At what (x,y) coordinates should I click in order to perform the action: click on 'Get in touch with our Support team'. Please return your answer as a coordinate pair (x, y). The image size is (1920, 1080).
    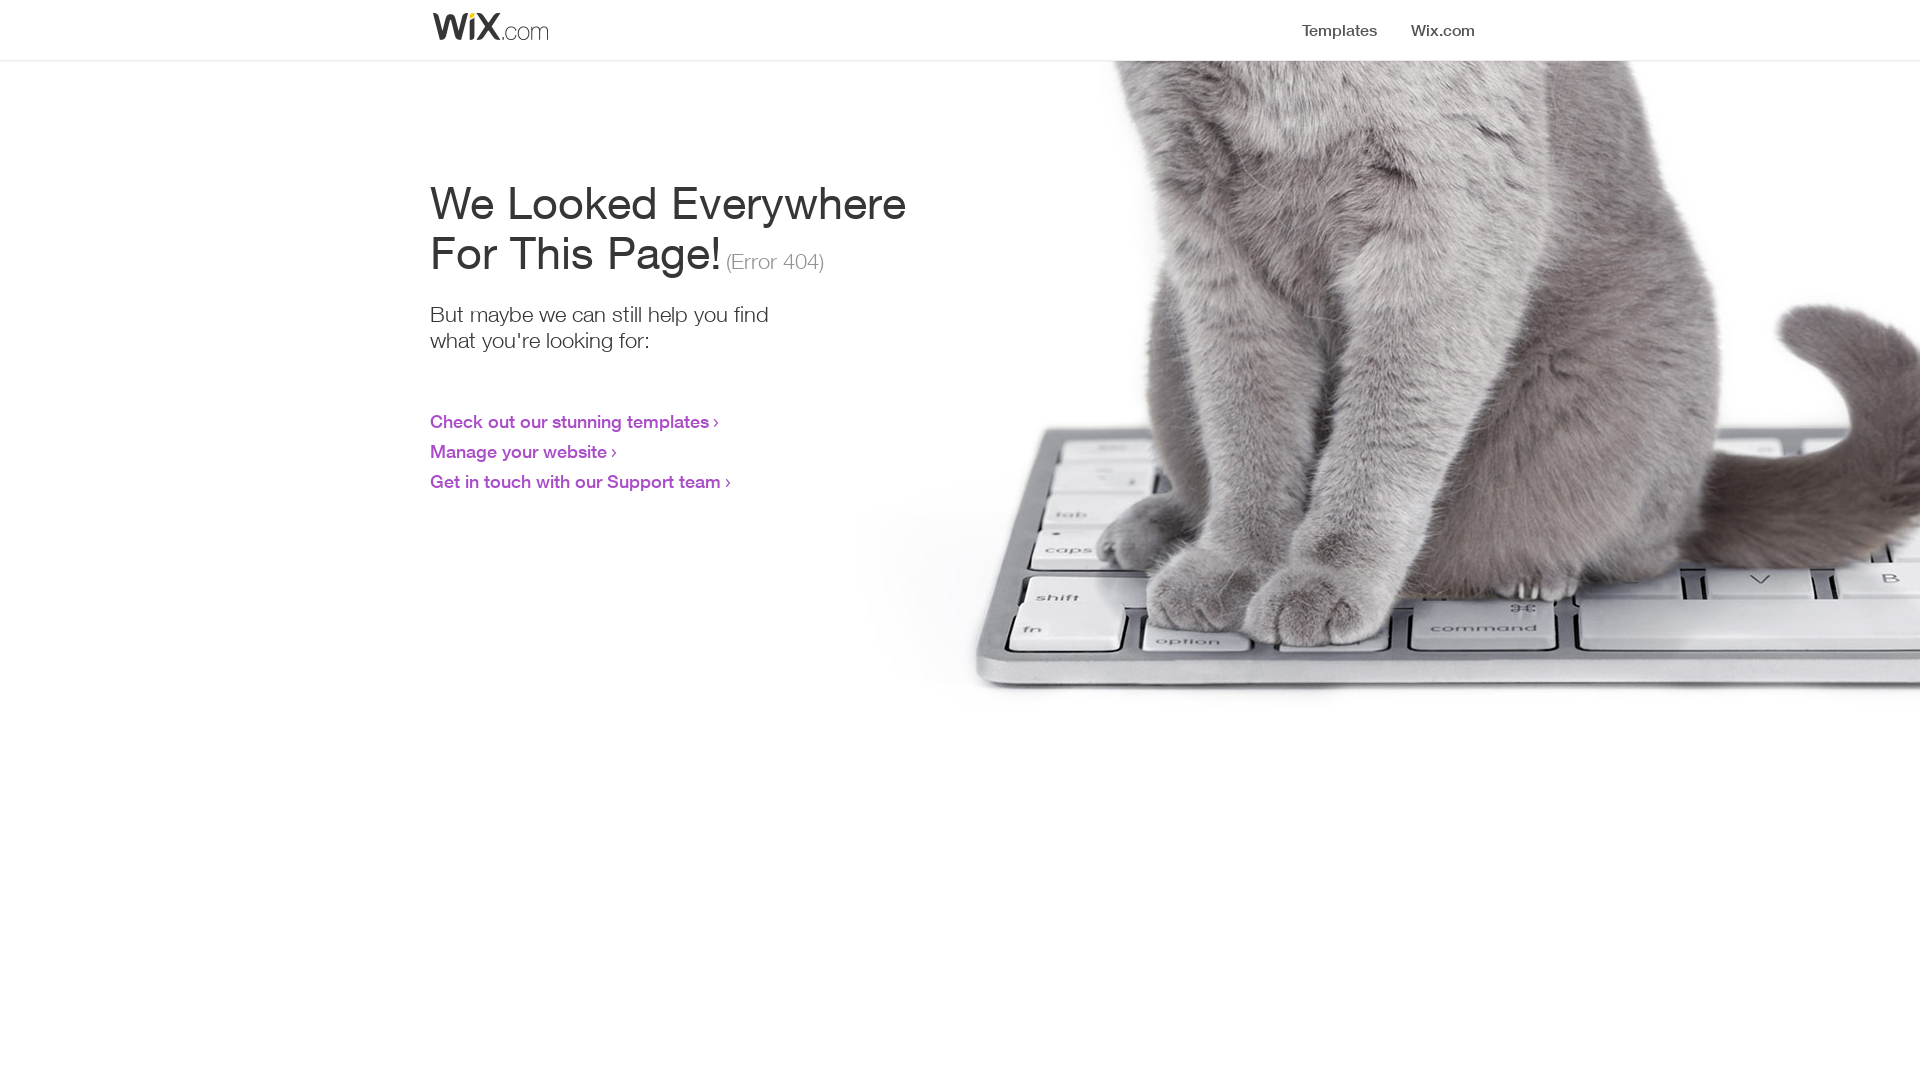
    Looking at the image, I should click on (574, 481).